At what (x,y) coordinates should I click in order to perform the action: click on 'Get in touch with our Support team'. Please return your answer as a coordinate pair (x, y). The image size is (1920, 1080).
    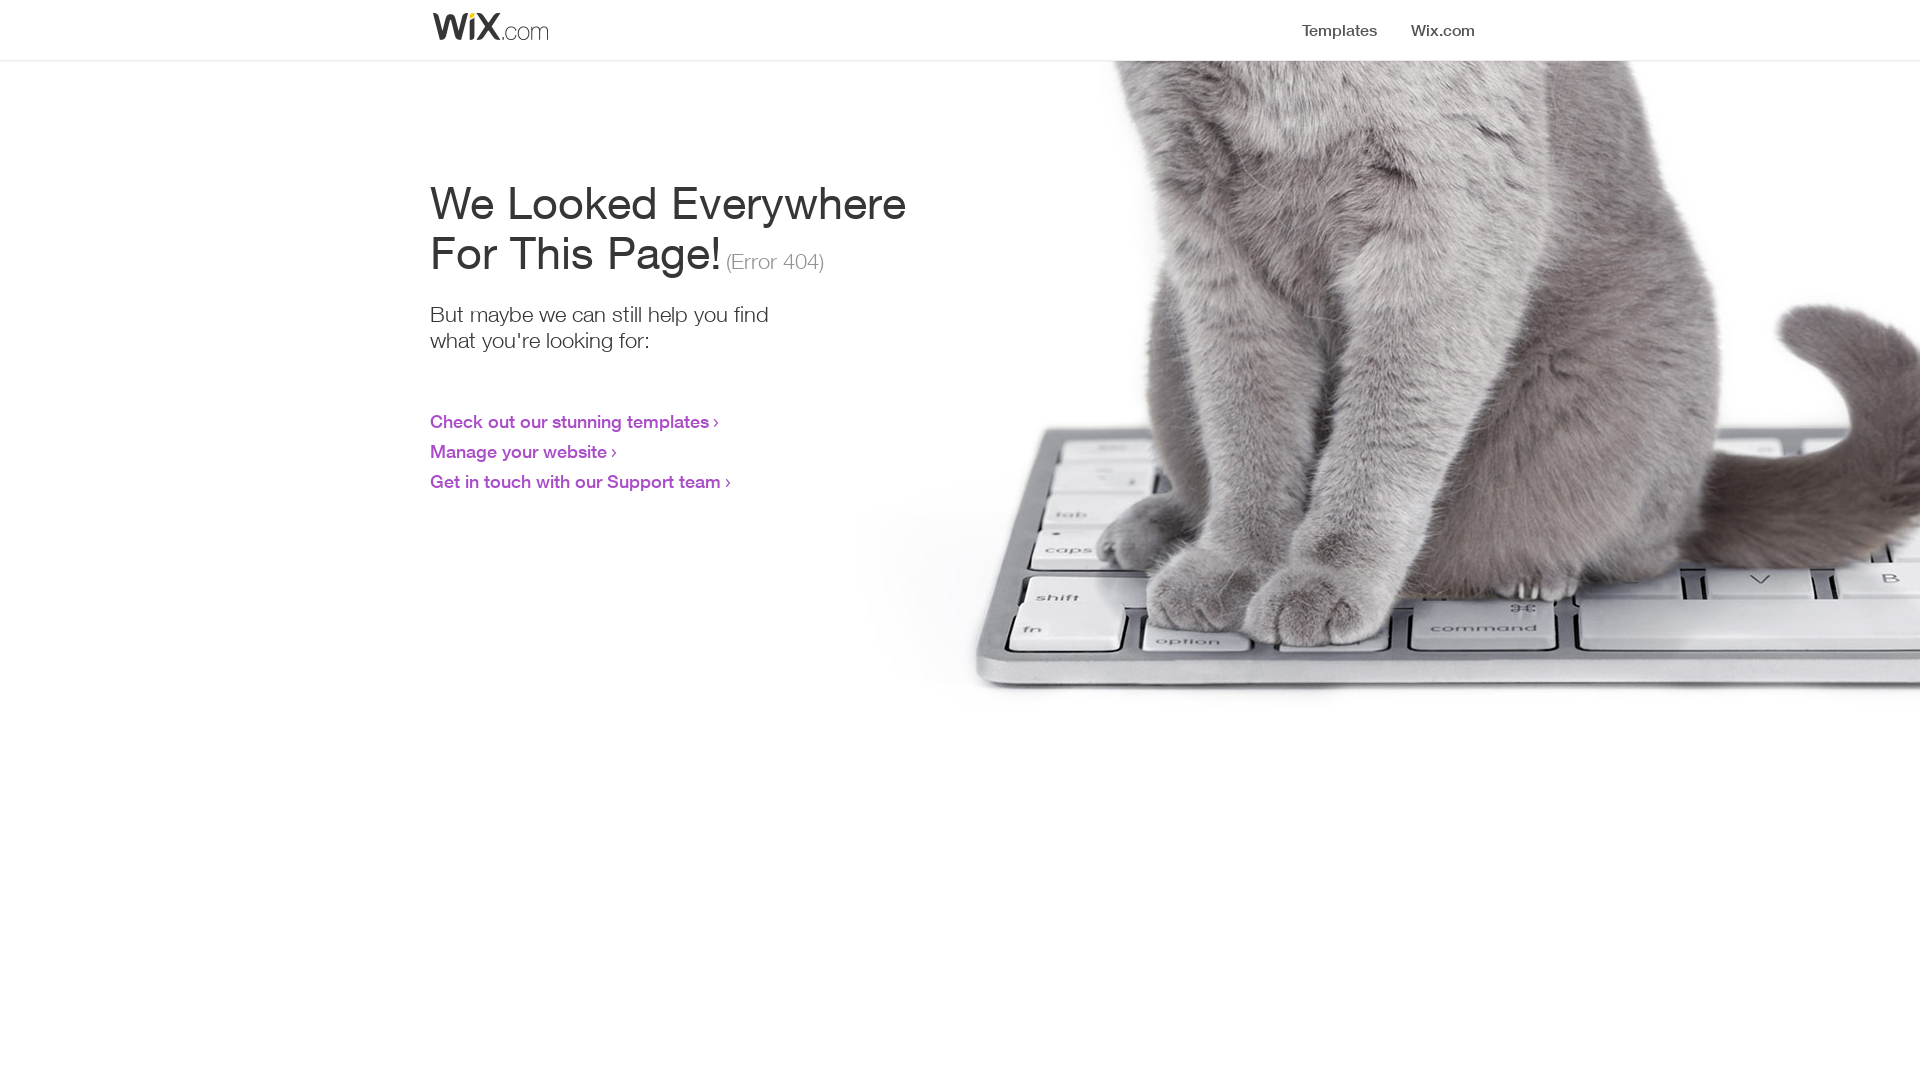
    Looking at the image, I should click on (574, 481).